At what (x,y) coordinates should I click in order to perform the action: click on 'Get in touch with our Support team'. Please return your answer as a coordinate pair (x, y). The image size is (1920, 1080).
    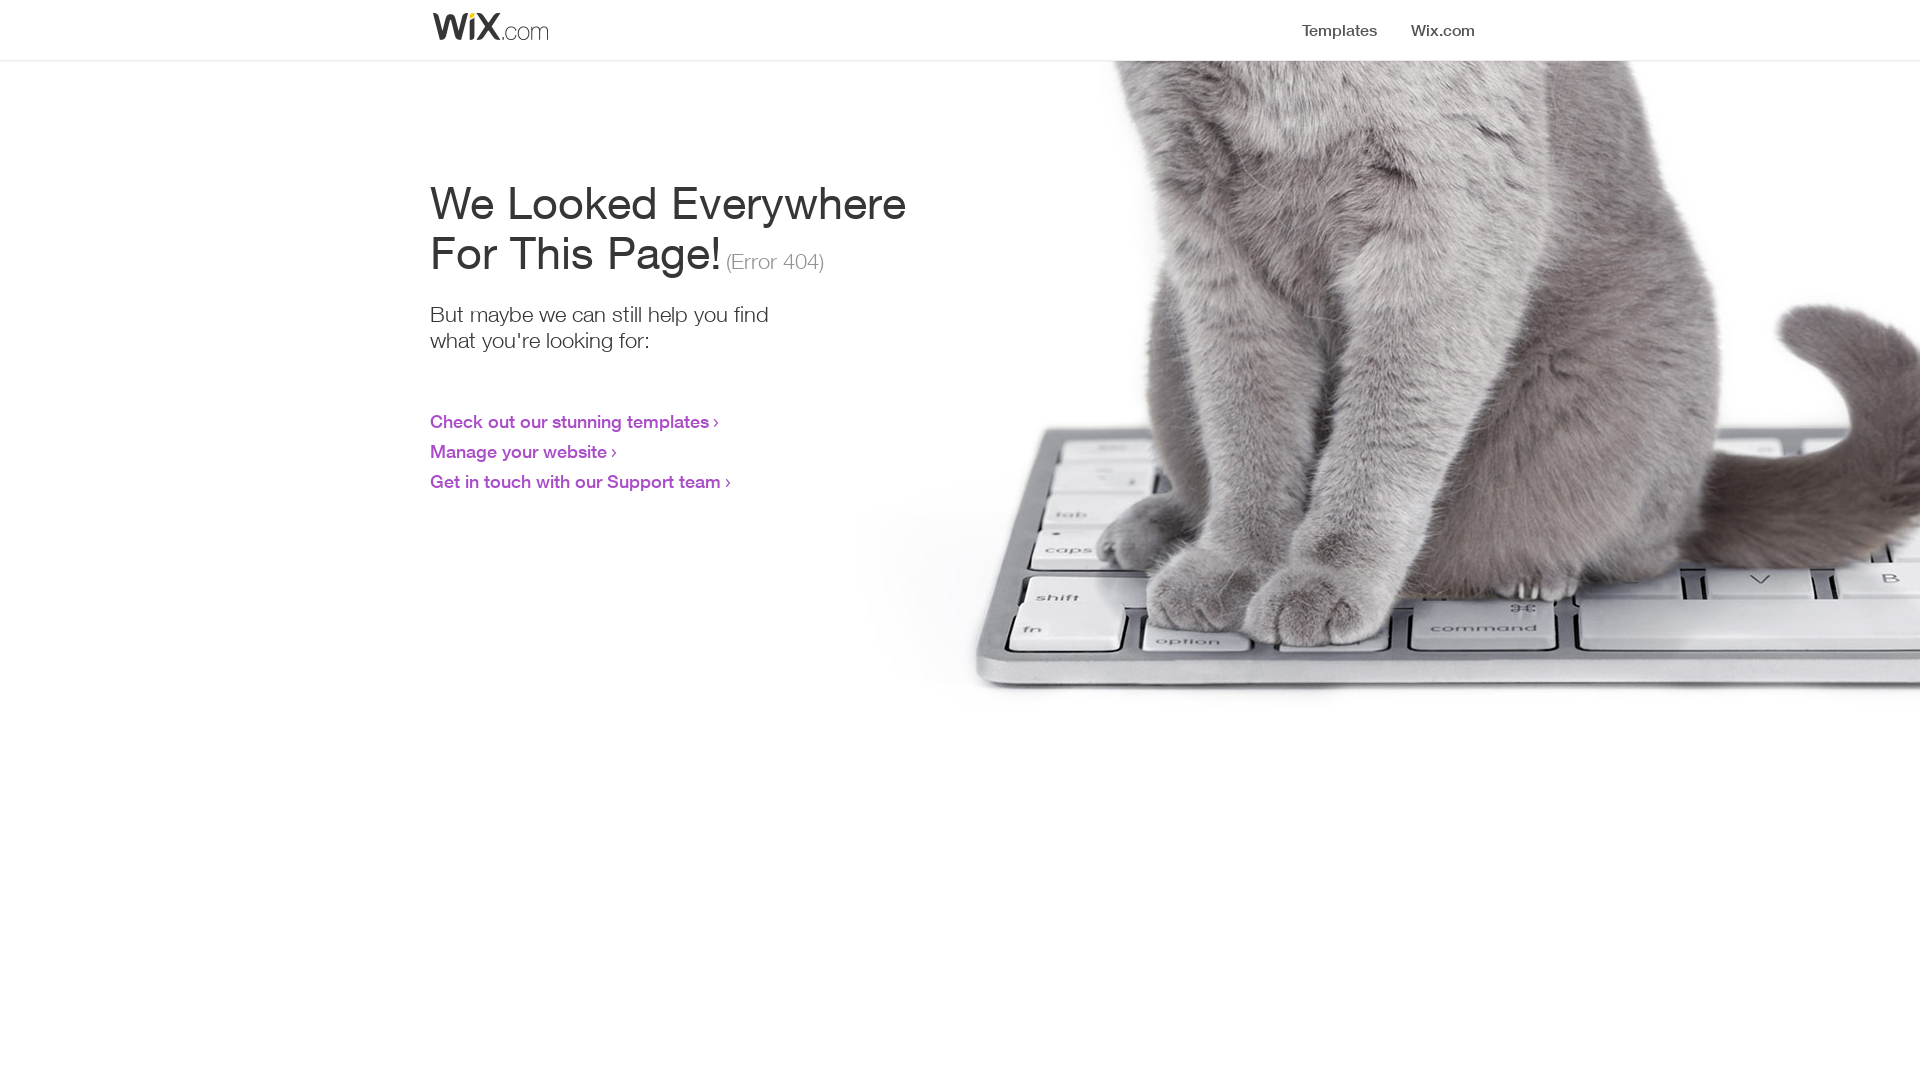
    Looking at the image, I should click on (574, 481).